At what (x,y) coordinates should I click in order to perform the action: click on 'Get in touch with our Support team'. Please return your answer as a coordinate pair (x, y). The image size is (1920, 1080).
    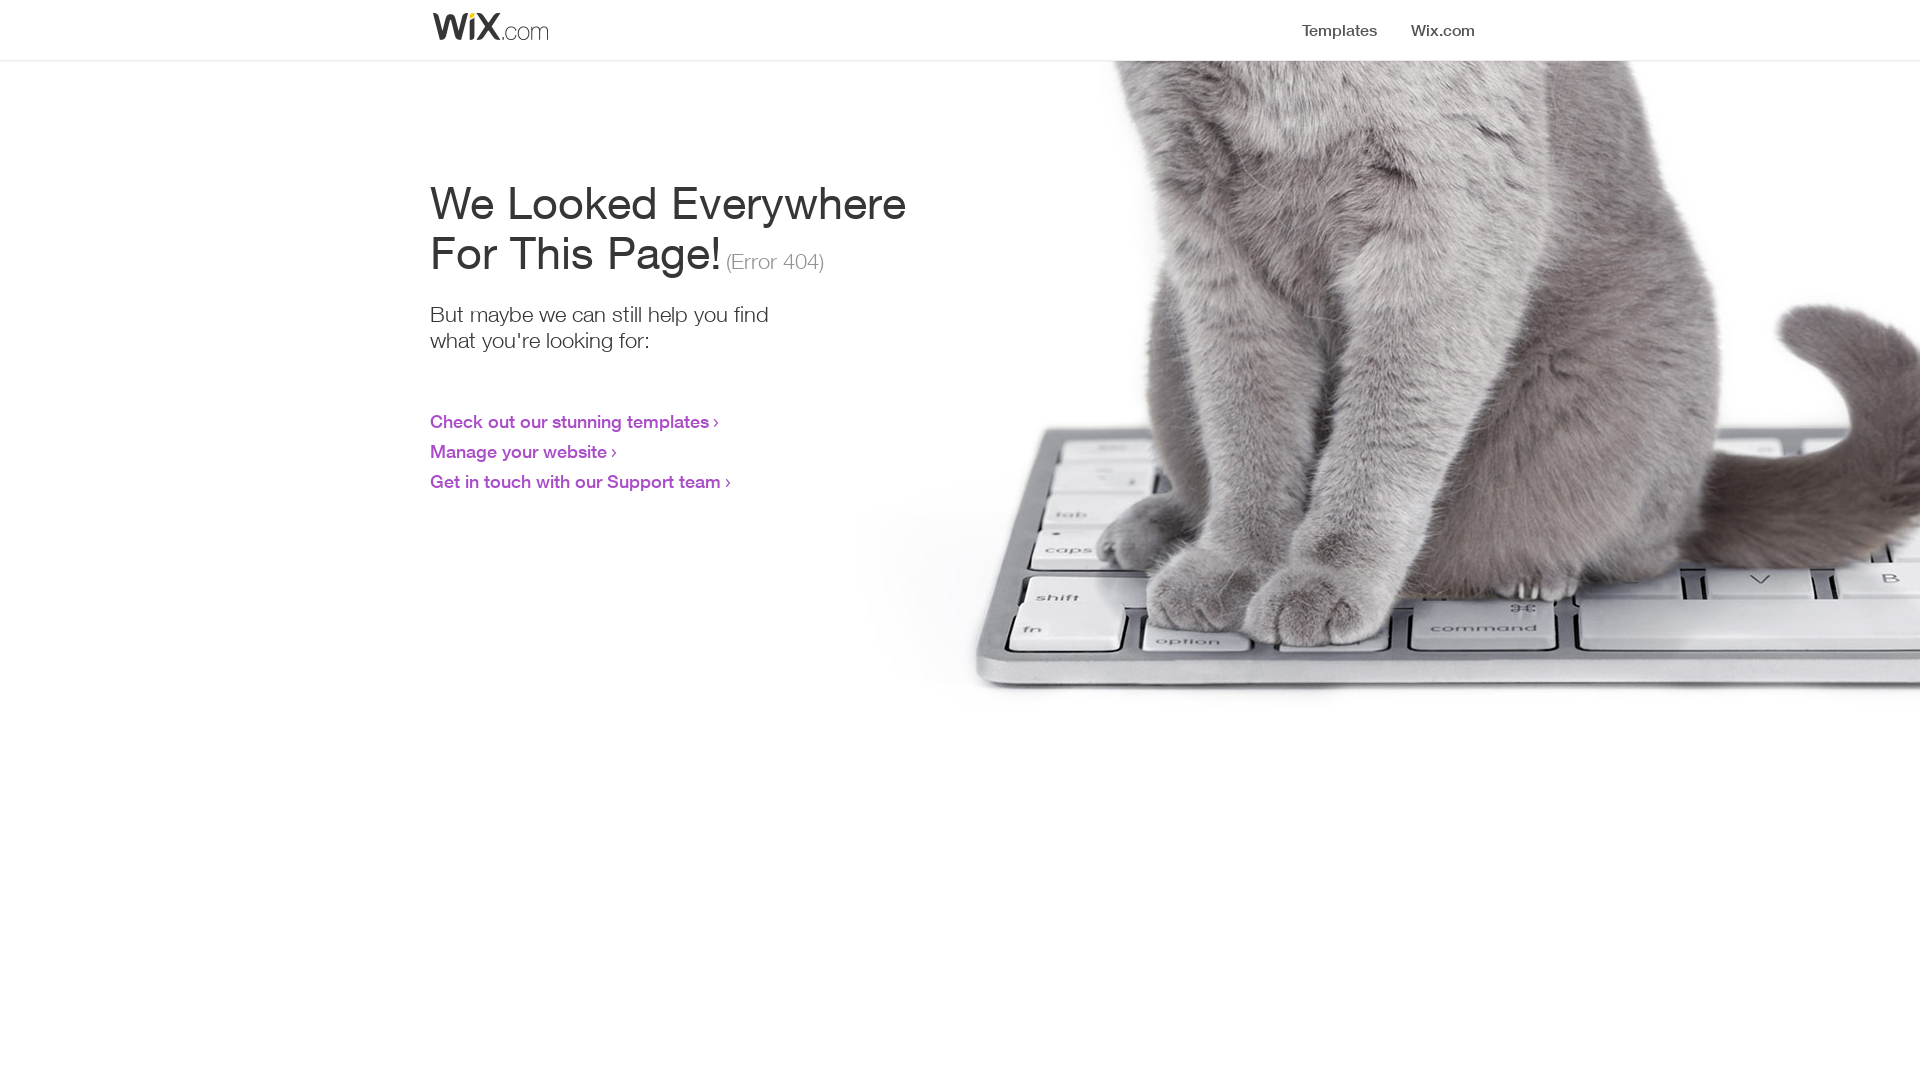
    Looking at the image, I should click on (574, 481).